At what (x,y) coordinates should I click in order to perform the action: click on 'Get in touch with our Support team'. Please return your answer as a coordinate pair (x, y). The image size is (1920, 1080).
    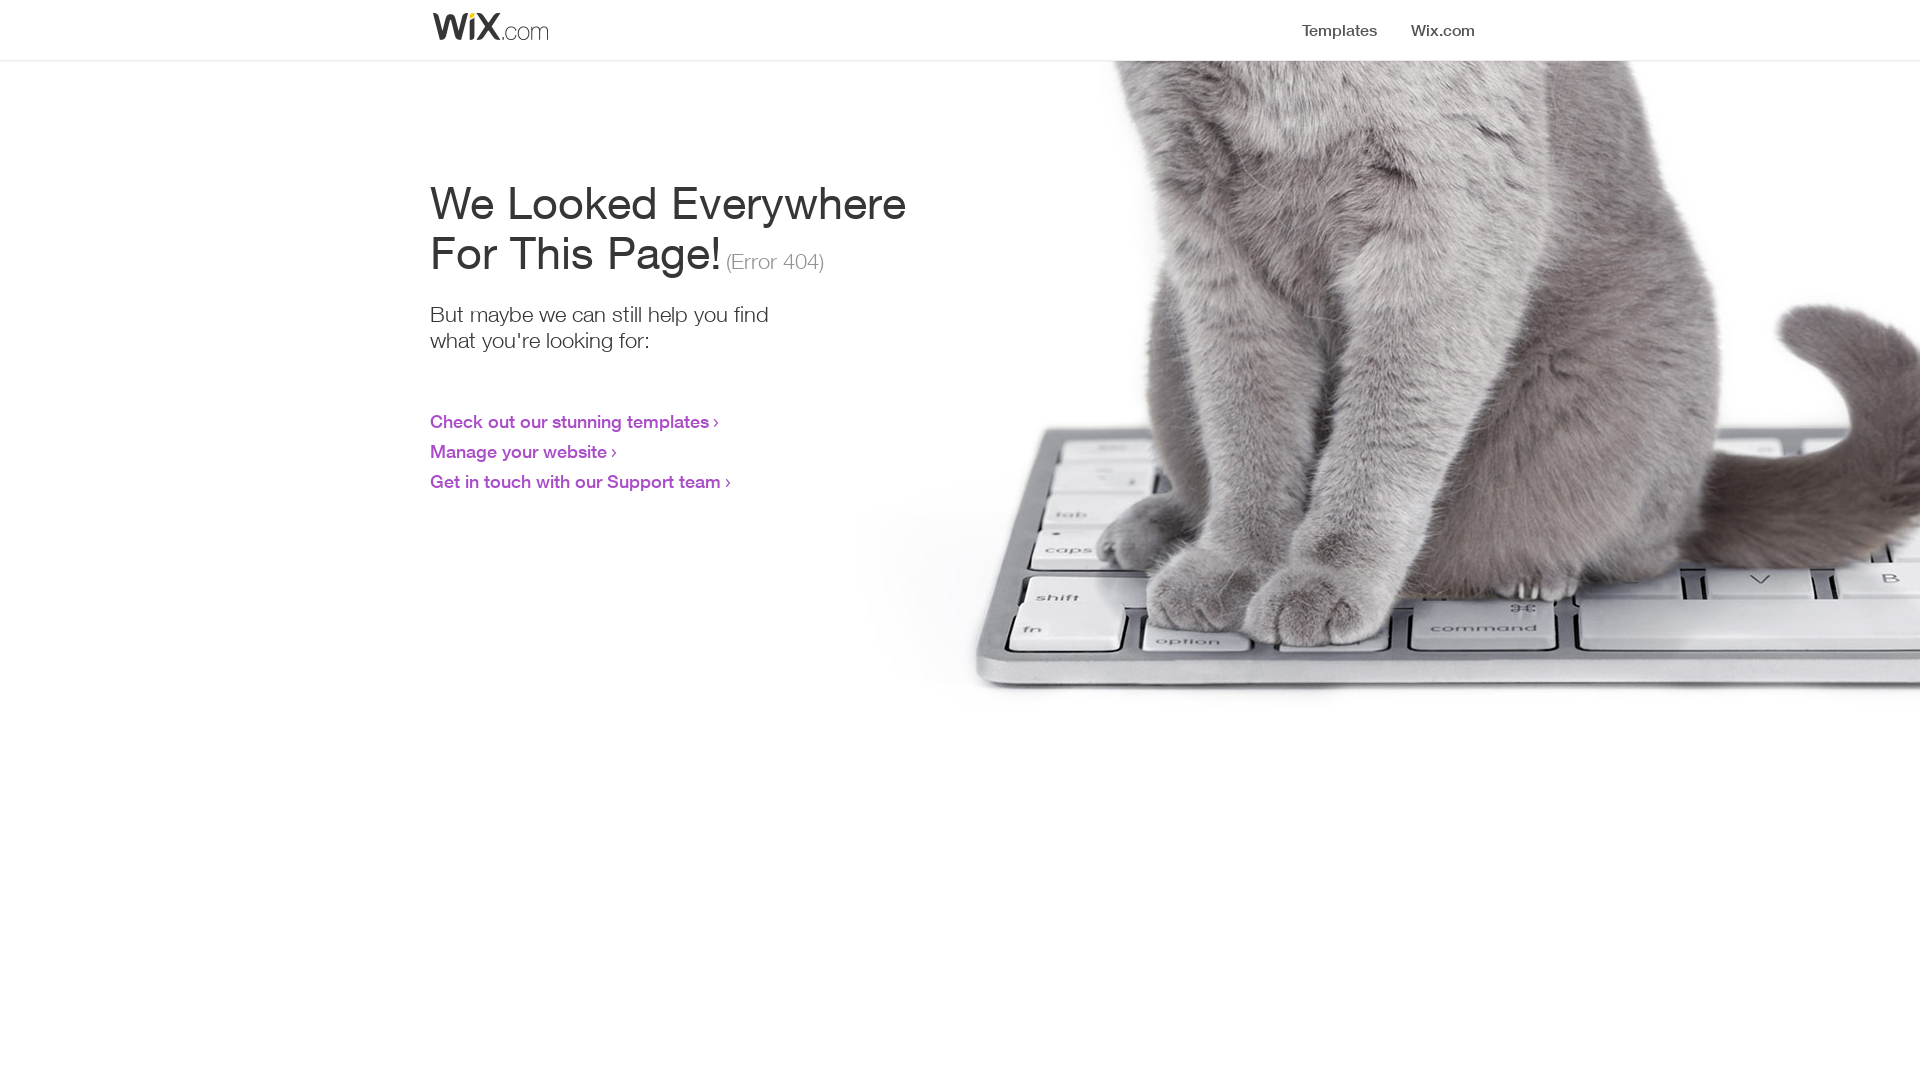
    Looking at the image, I should click on (574, 481).